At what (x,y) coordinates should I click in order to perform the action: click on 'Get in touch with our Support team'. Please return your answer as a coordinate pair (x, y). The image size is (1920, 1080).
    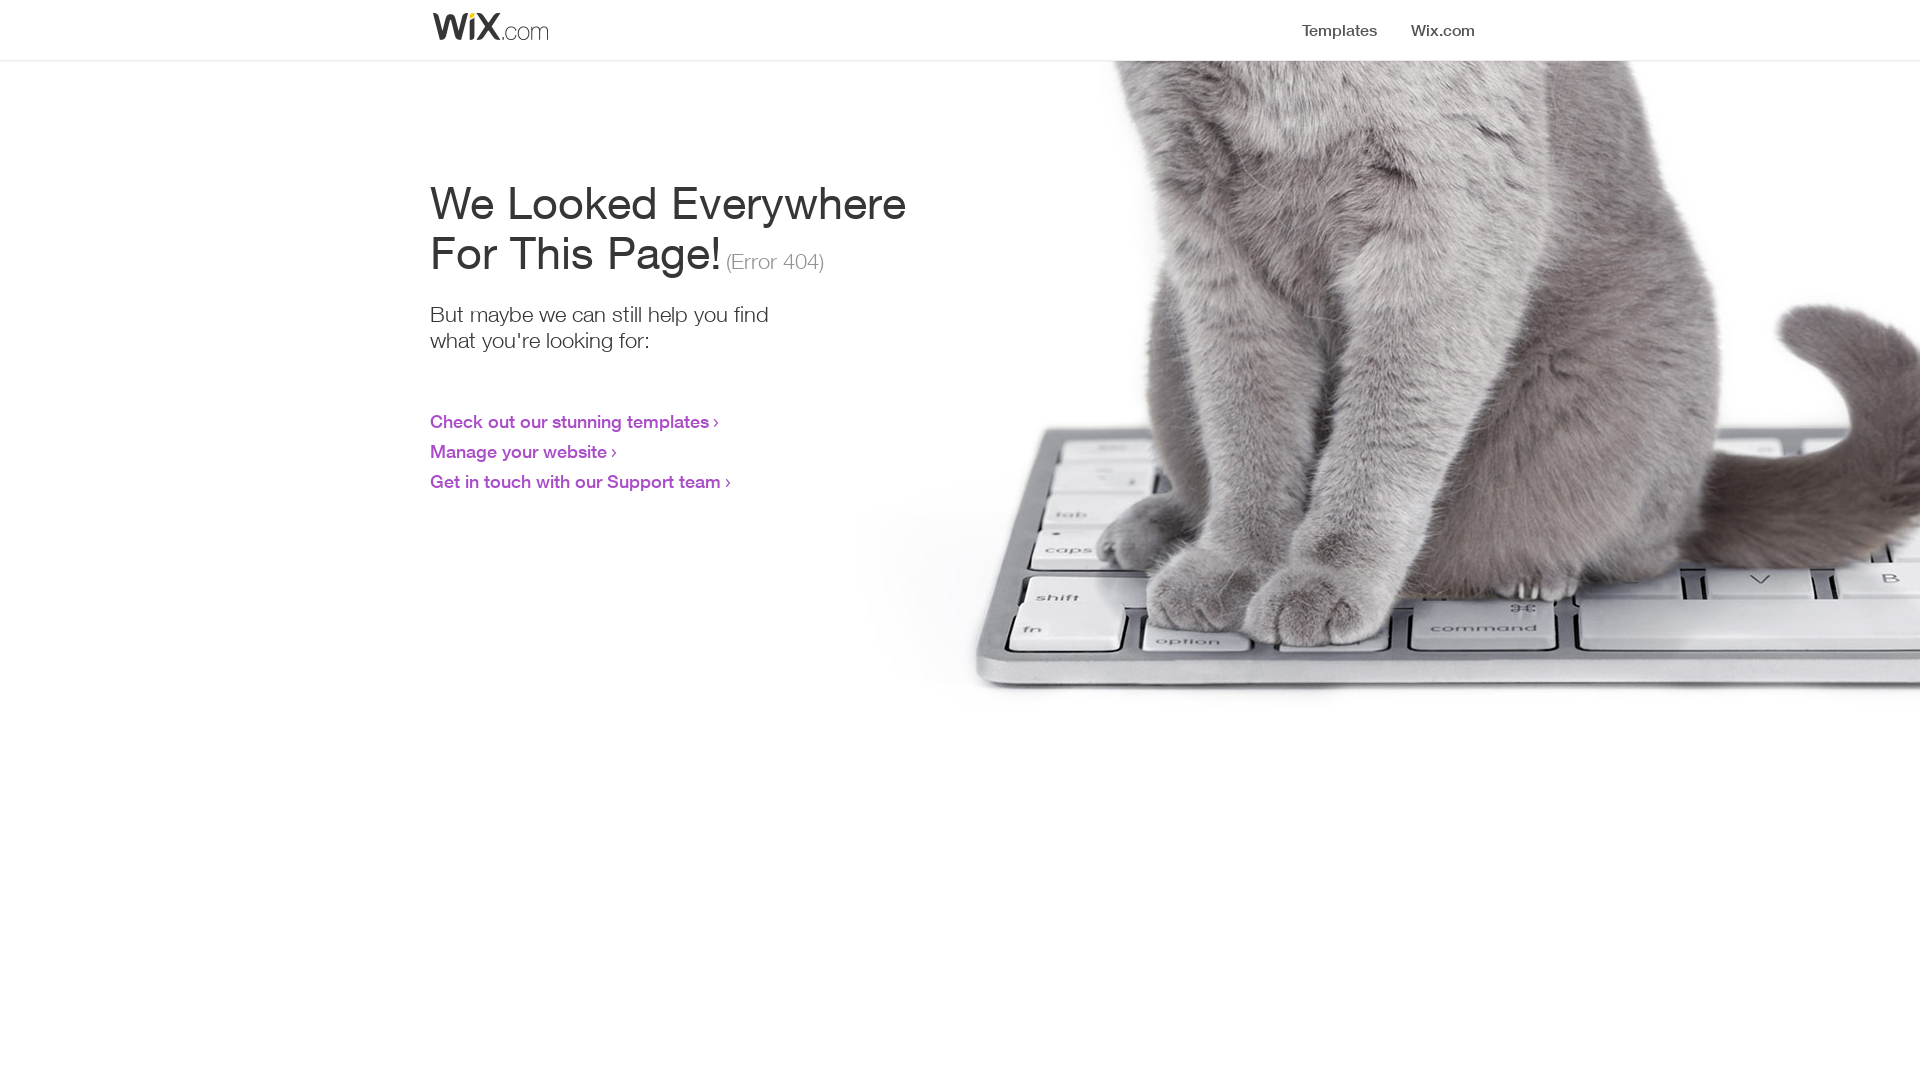
    Looking at the image, I should click on (574, 481).